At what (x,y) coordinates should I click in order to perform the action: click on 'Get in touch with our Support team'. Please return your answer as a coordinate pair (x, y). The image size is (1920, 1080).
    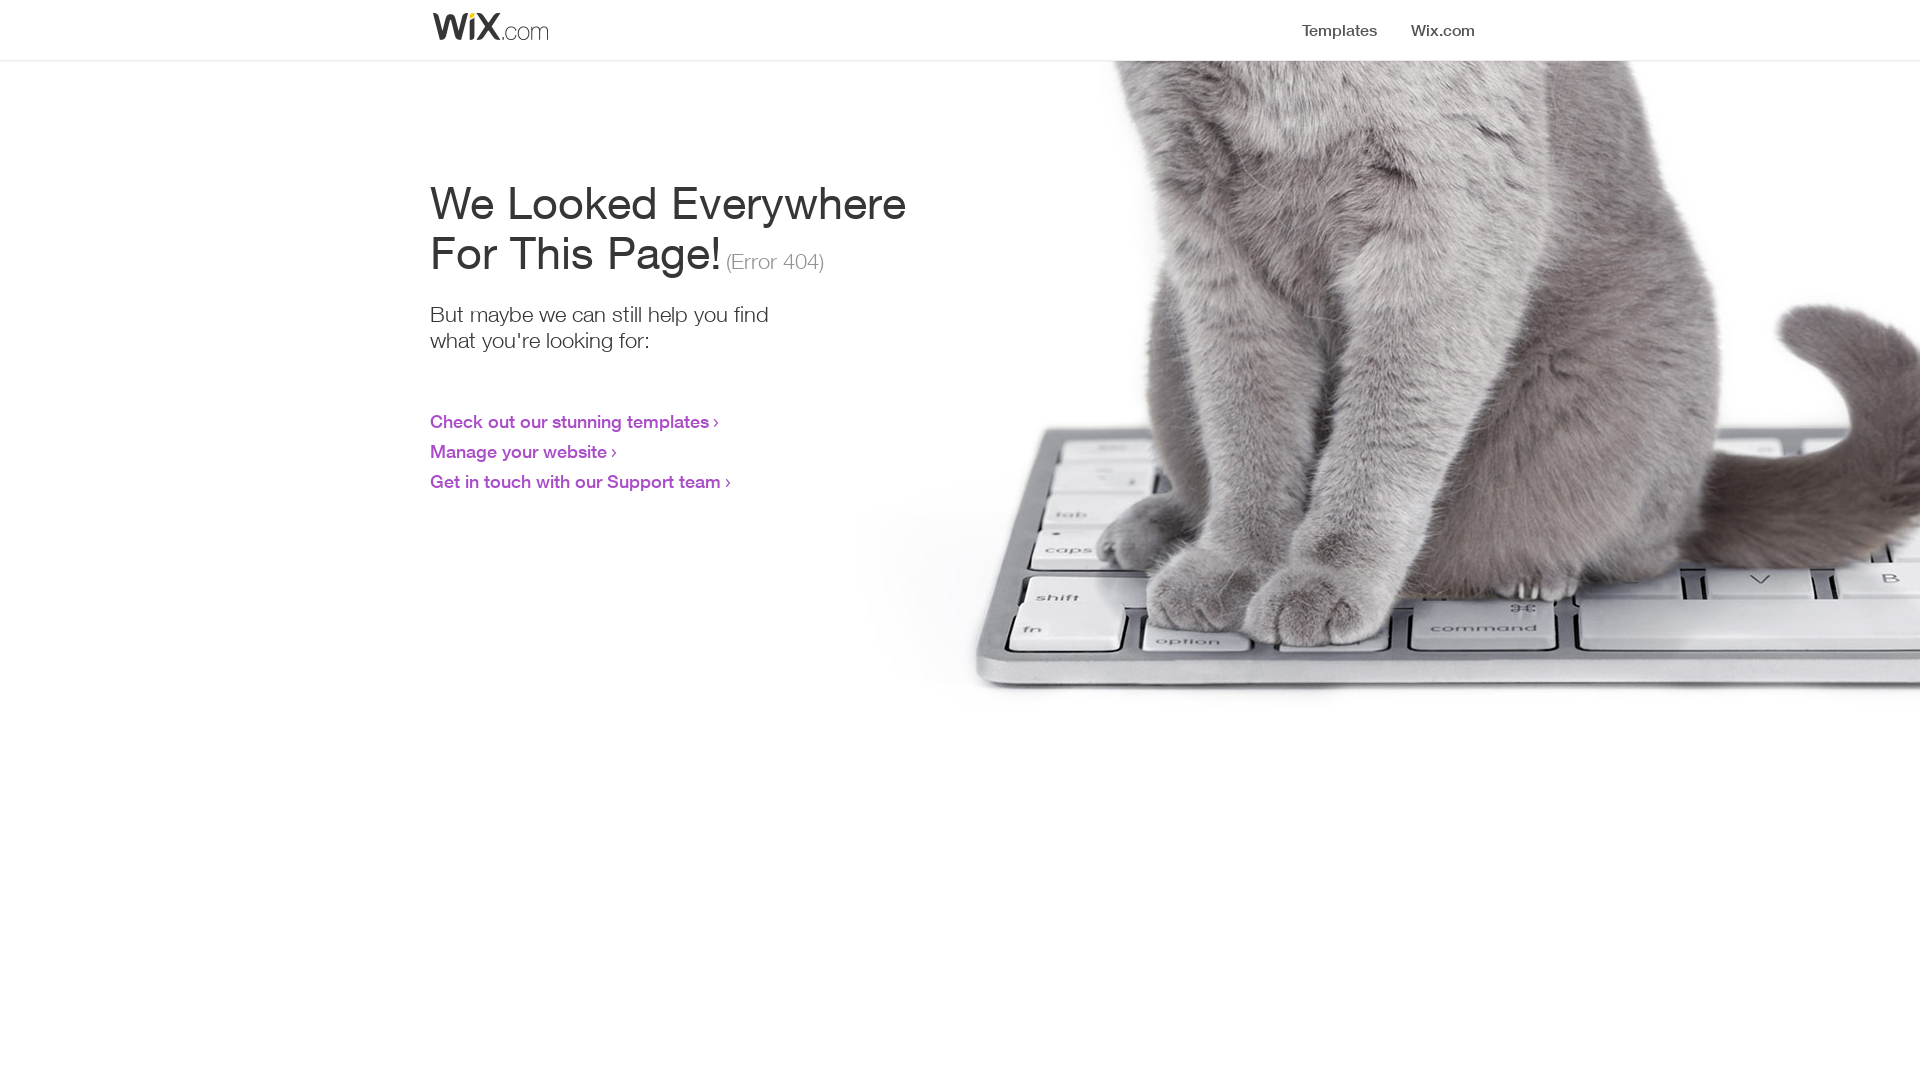
    Looking at the image, I should click on (574, 481).